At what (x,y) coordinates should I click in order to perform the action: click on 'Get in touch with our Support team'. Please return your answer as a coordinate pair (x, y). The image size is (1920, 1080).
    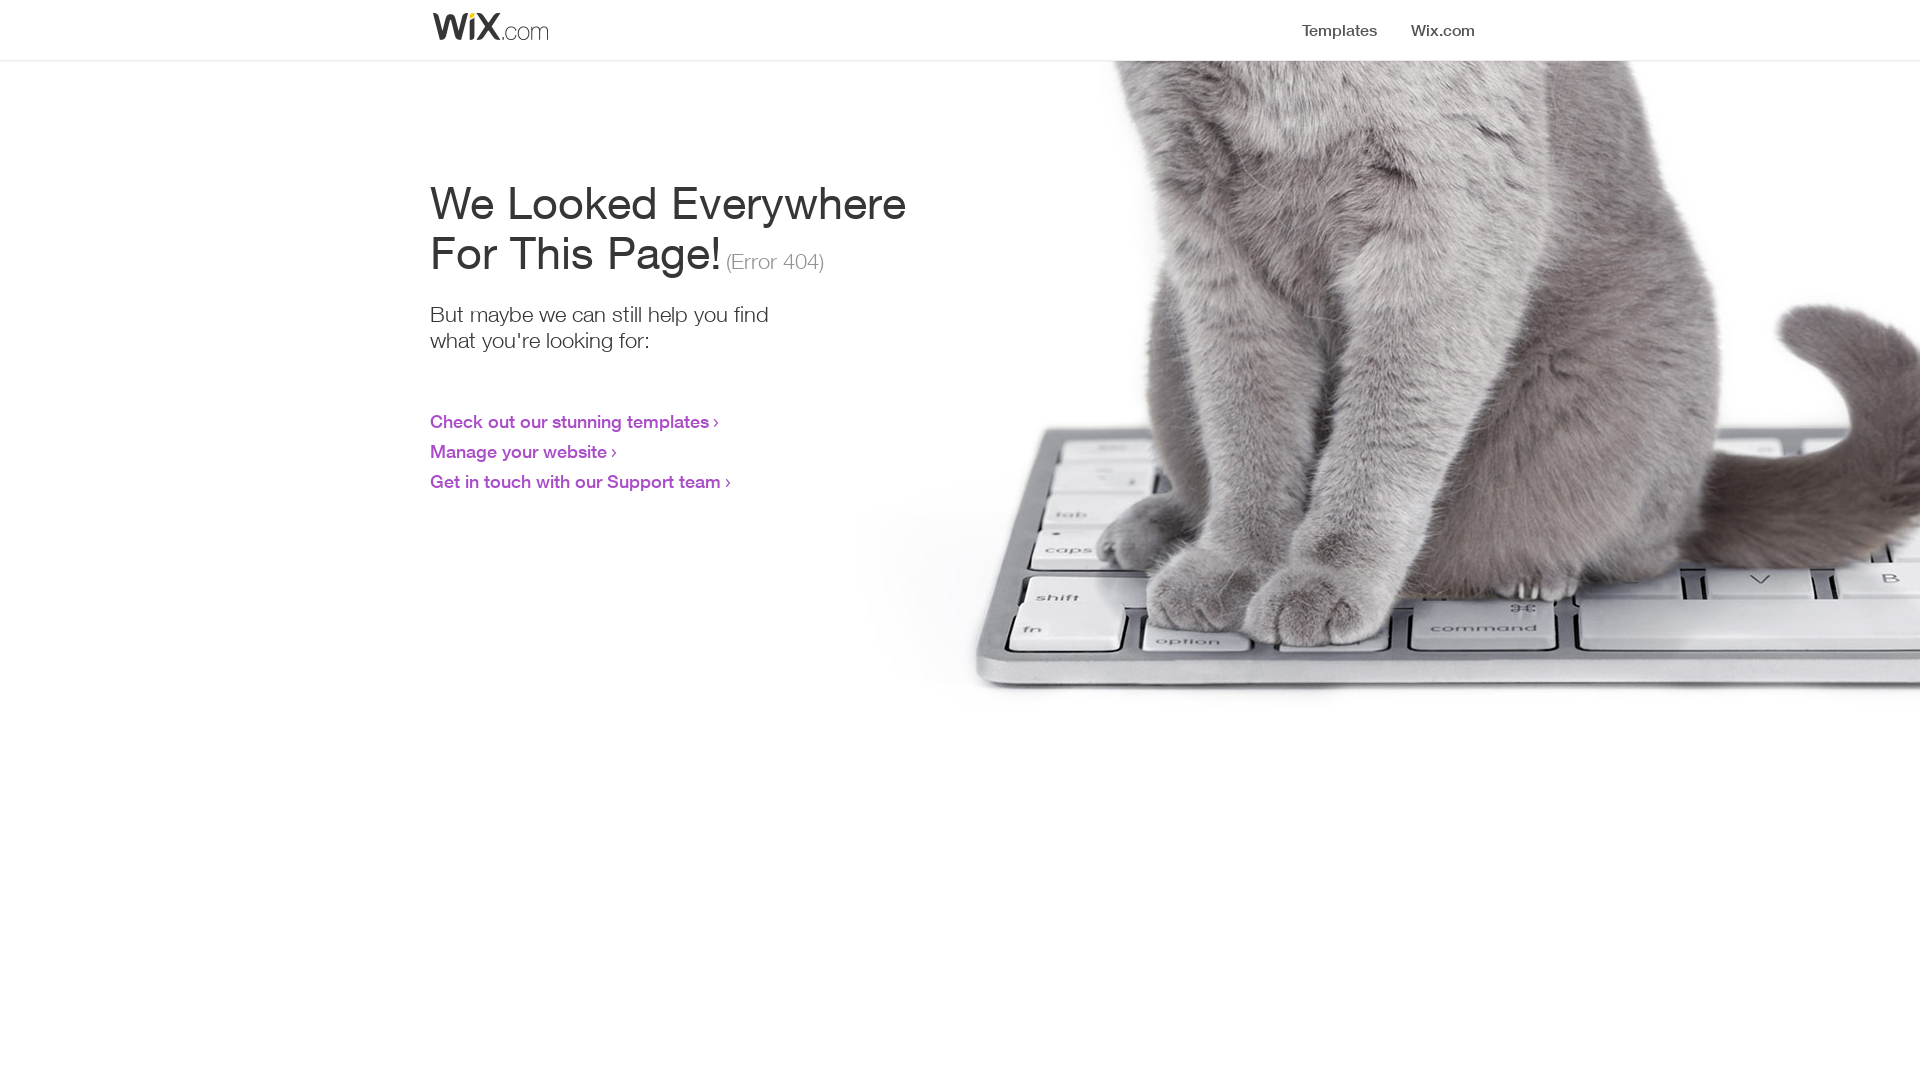
    Looking at the image, I should click on (574, 481).